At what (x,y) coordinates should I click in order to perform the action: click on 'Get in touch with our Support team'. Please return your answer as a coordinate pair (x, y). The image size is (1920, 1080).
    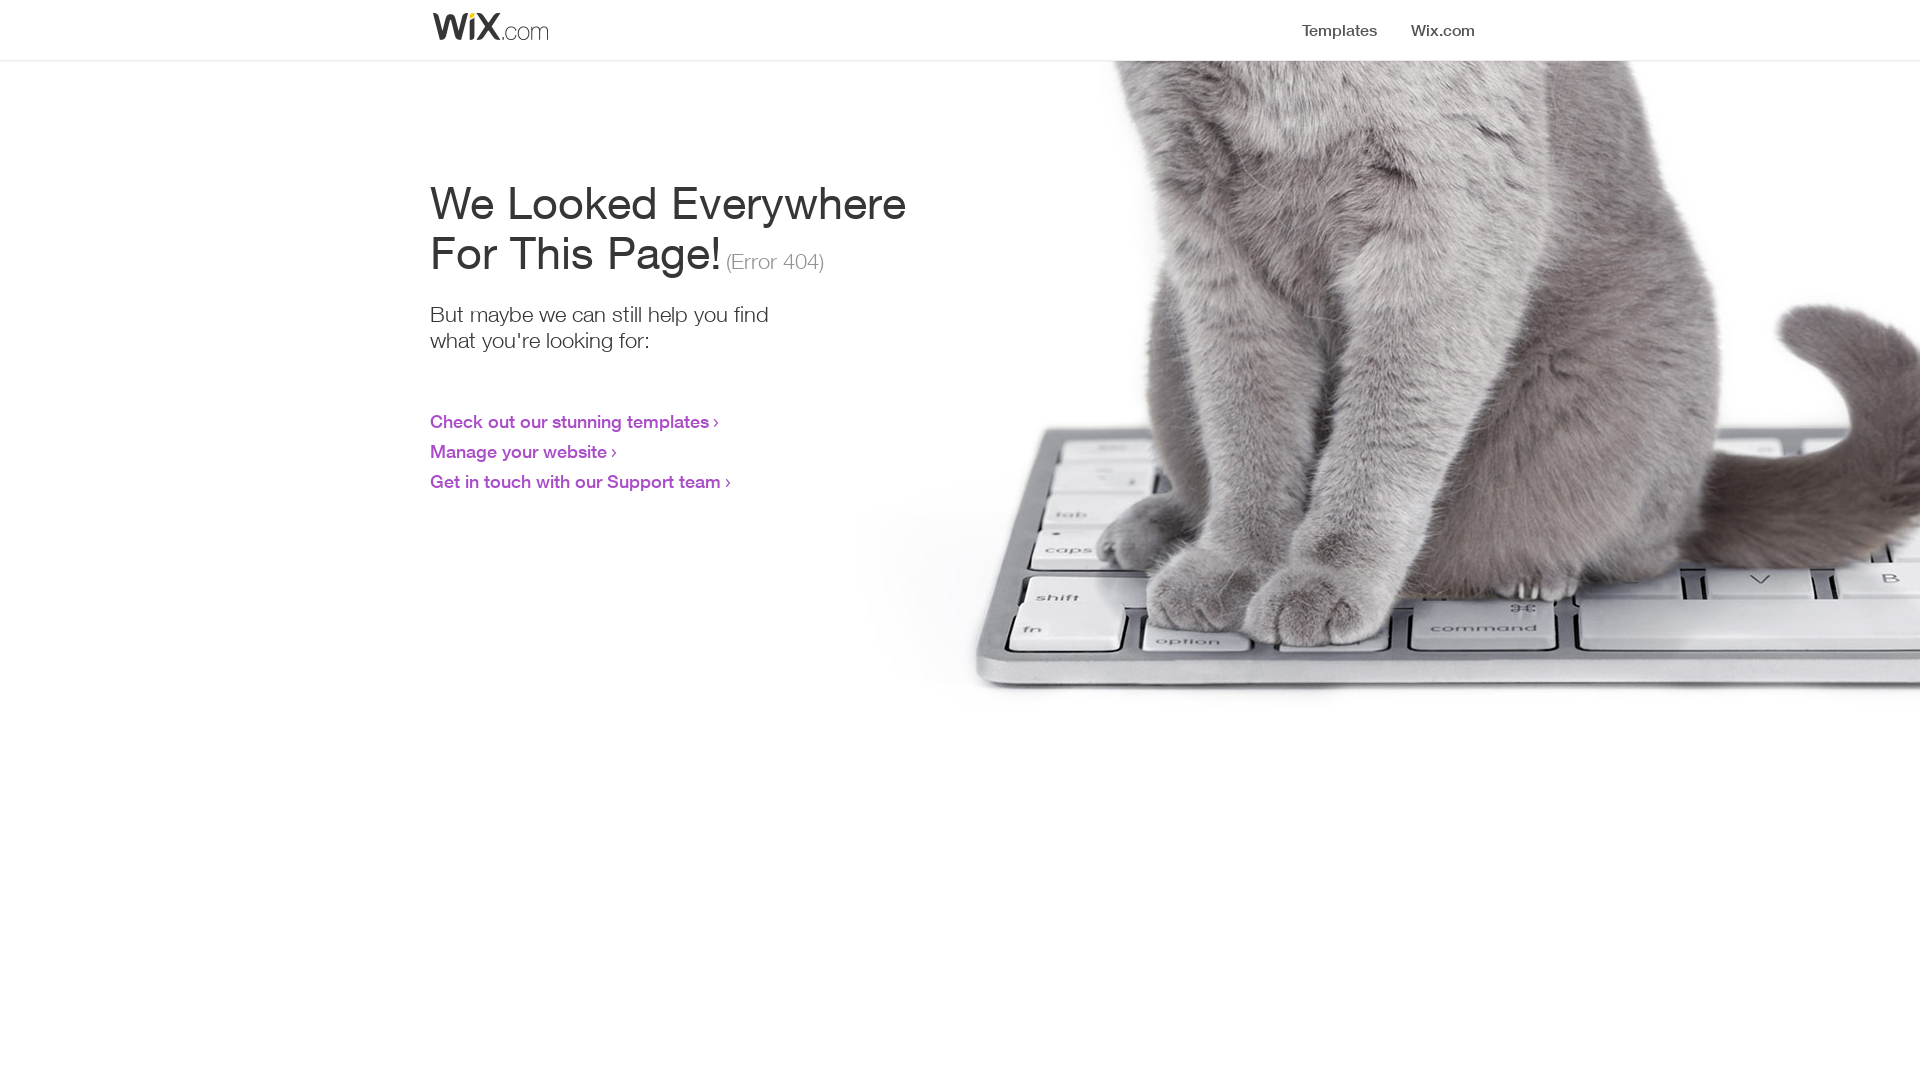
    Looking at the image, I should click on (574, 481).